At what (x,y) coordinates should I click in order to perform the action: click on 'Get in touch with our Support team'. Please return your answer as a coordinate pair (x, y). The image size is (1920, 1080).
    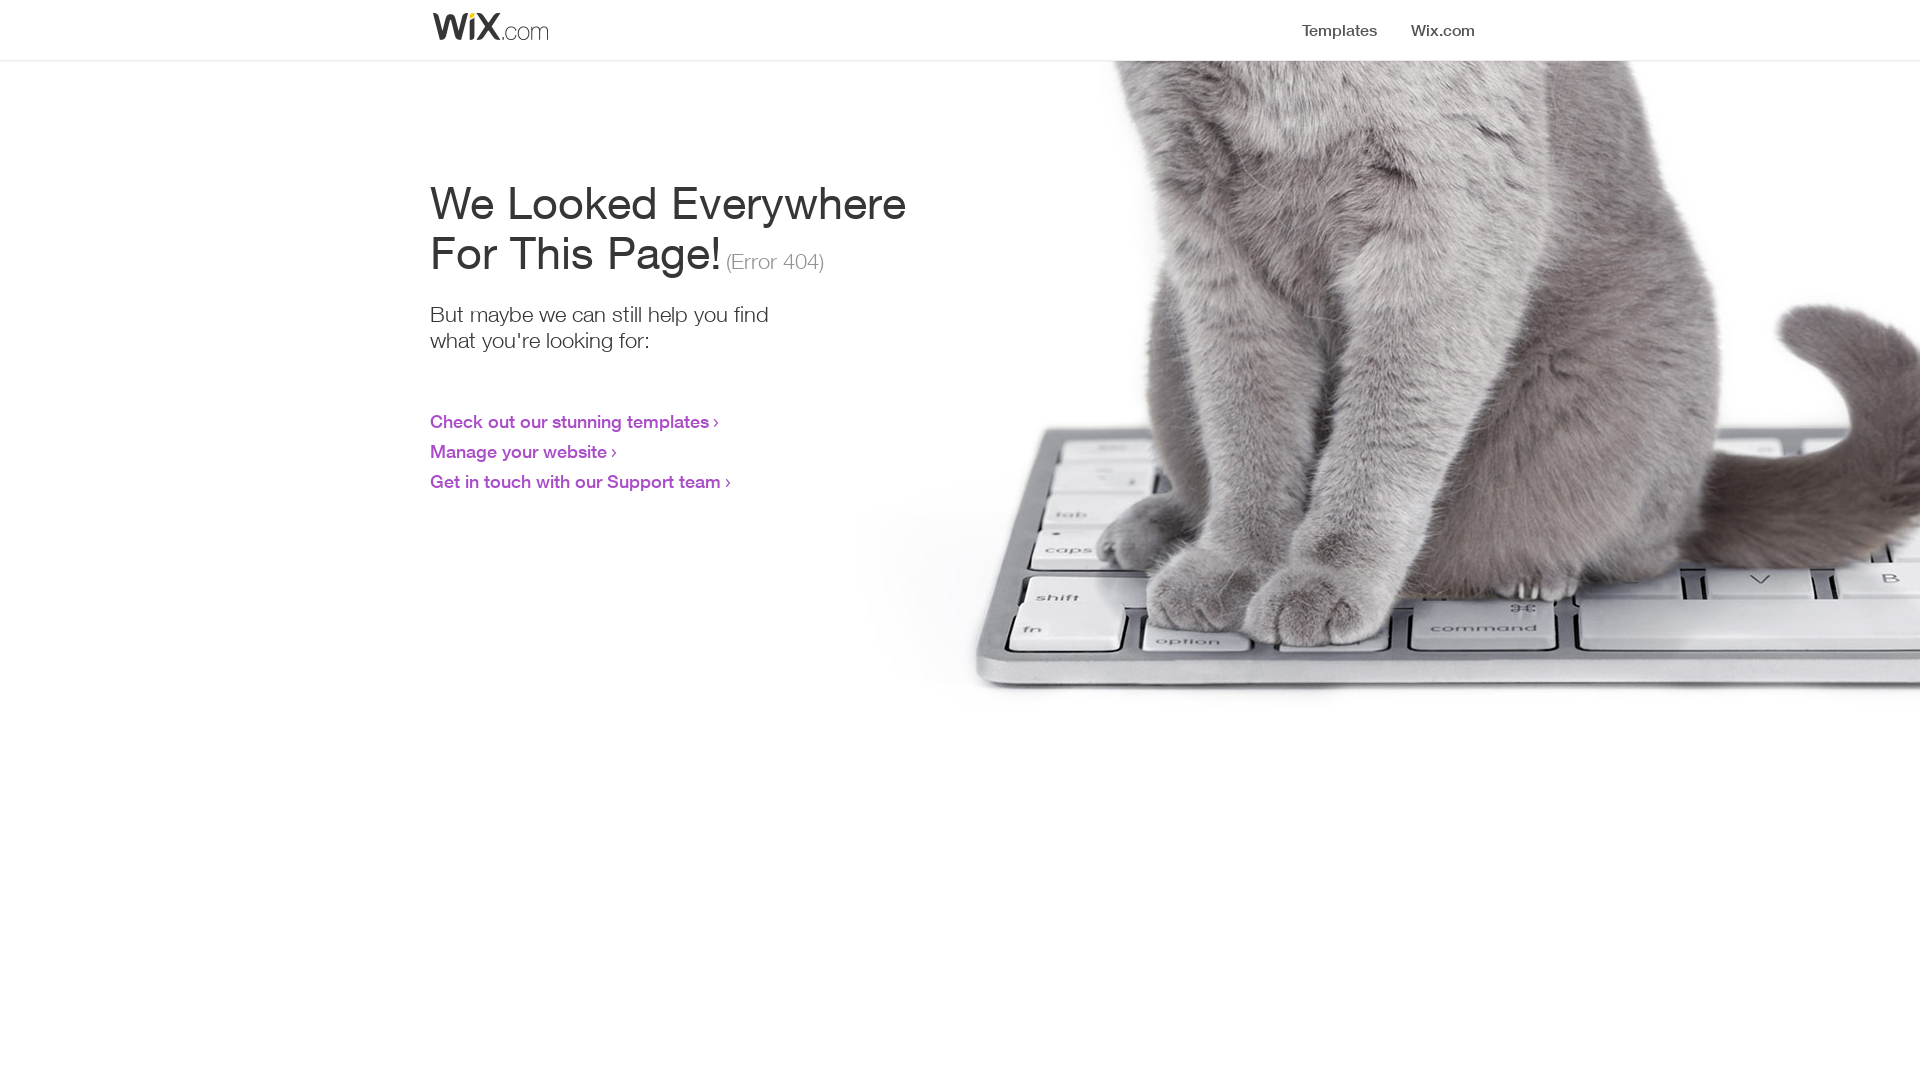
    Looking at the image, I should click on (574, 481).